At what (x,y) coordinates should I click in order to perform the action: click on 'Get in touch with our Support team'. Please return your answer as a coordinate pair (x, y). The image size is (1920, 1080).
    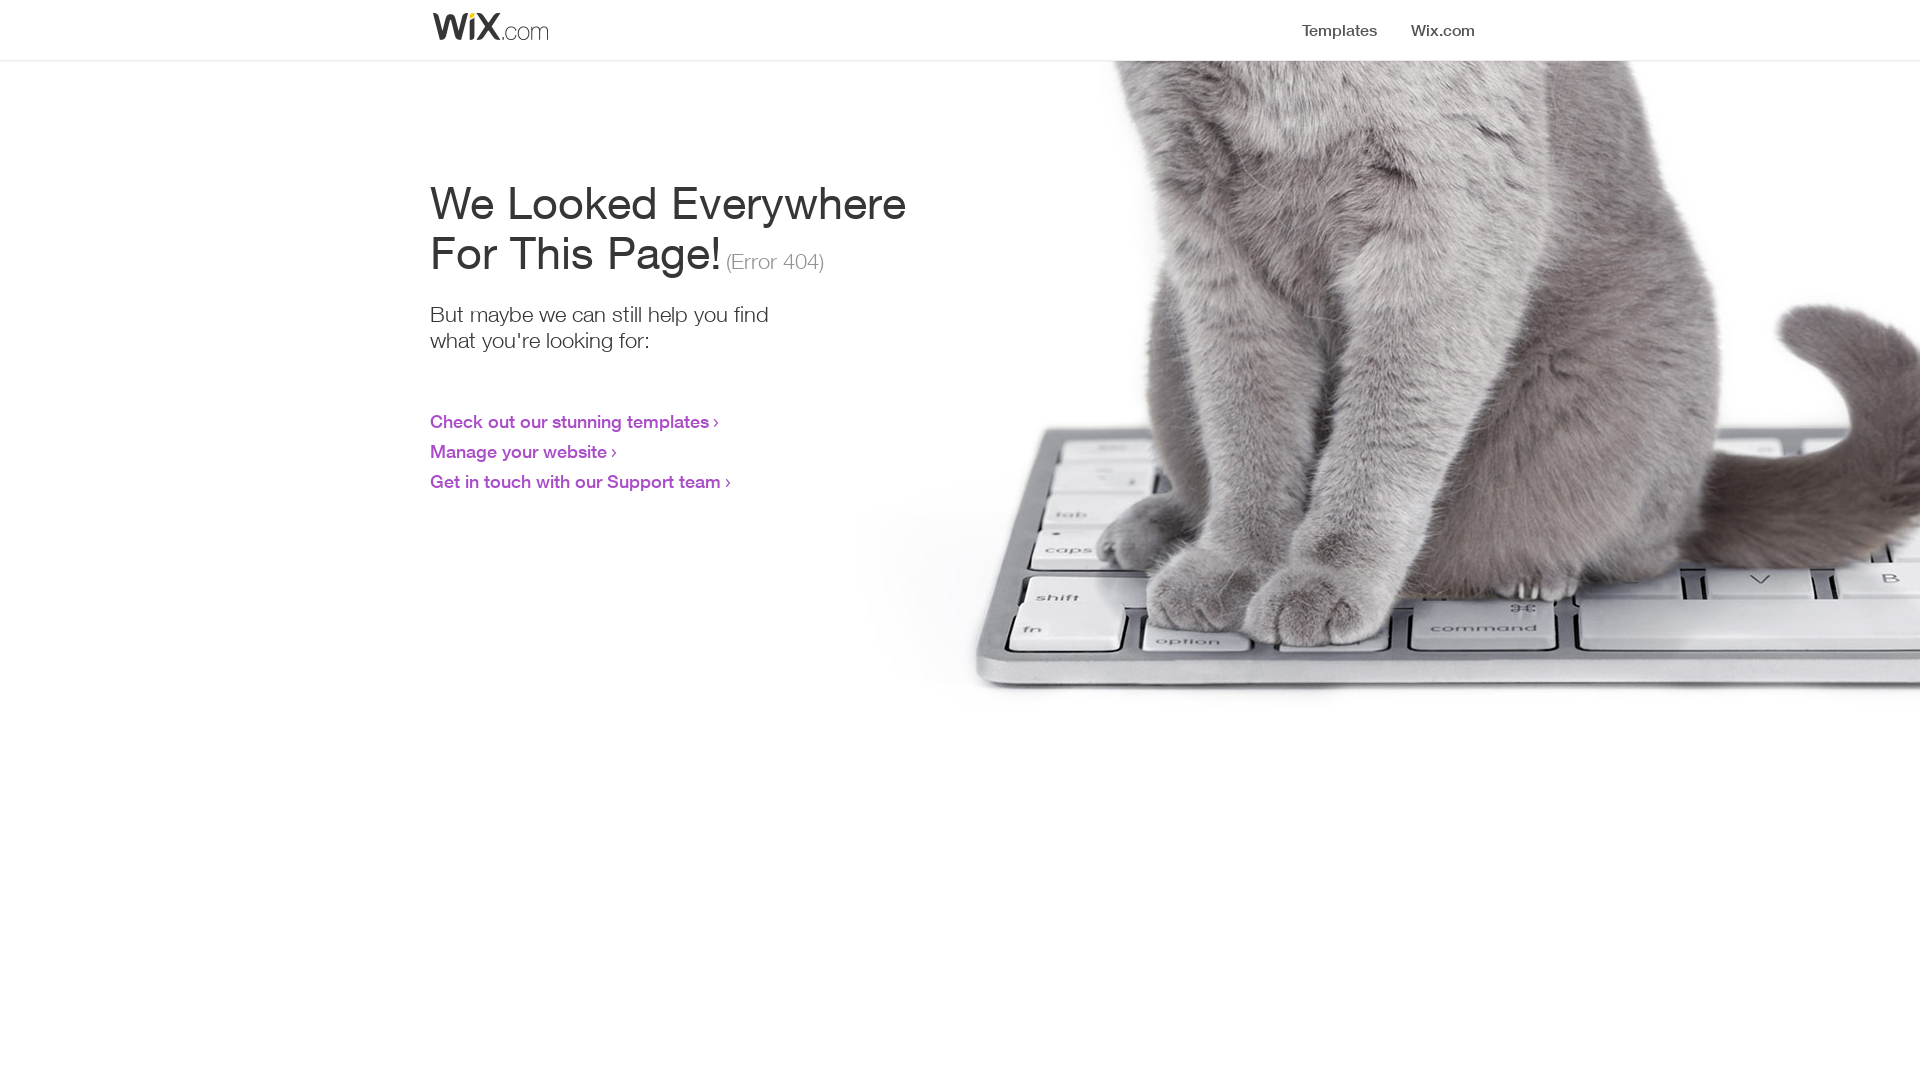
    Looking at the image, I should click on (574, 481).